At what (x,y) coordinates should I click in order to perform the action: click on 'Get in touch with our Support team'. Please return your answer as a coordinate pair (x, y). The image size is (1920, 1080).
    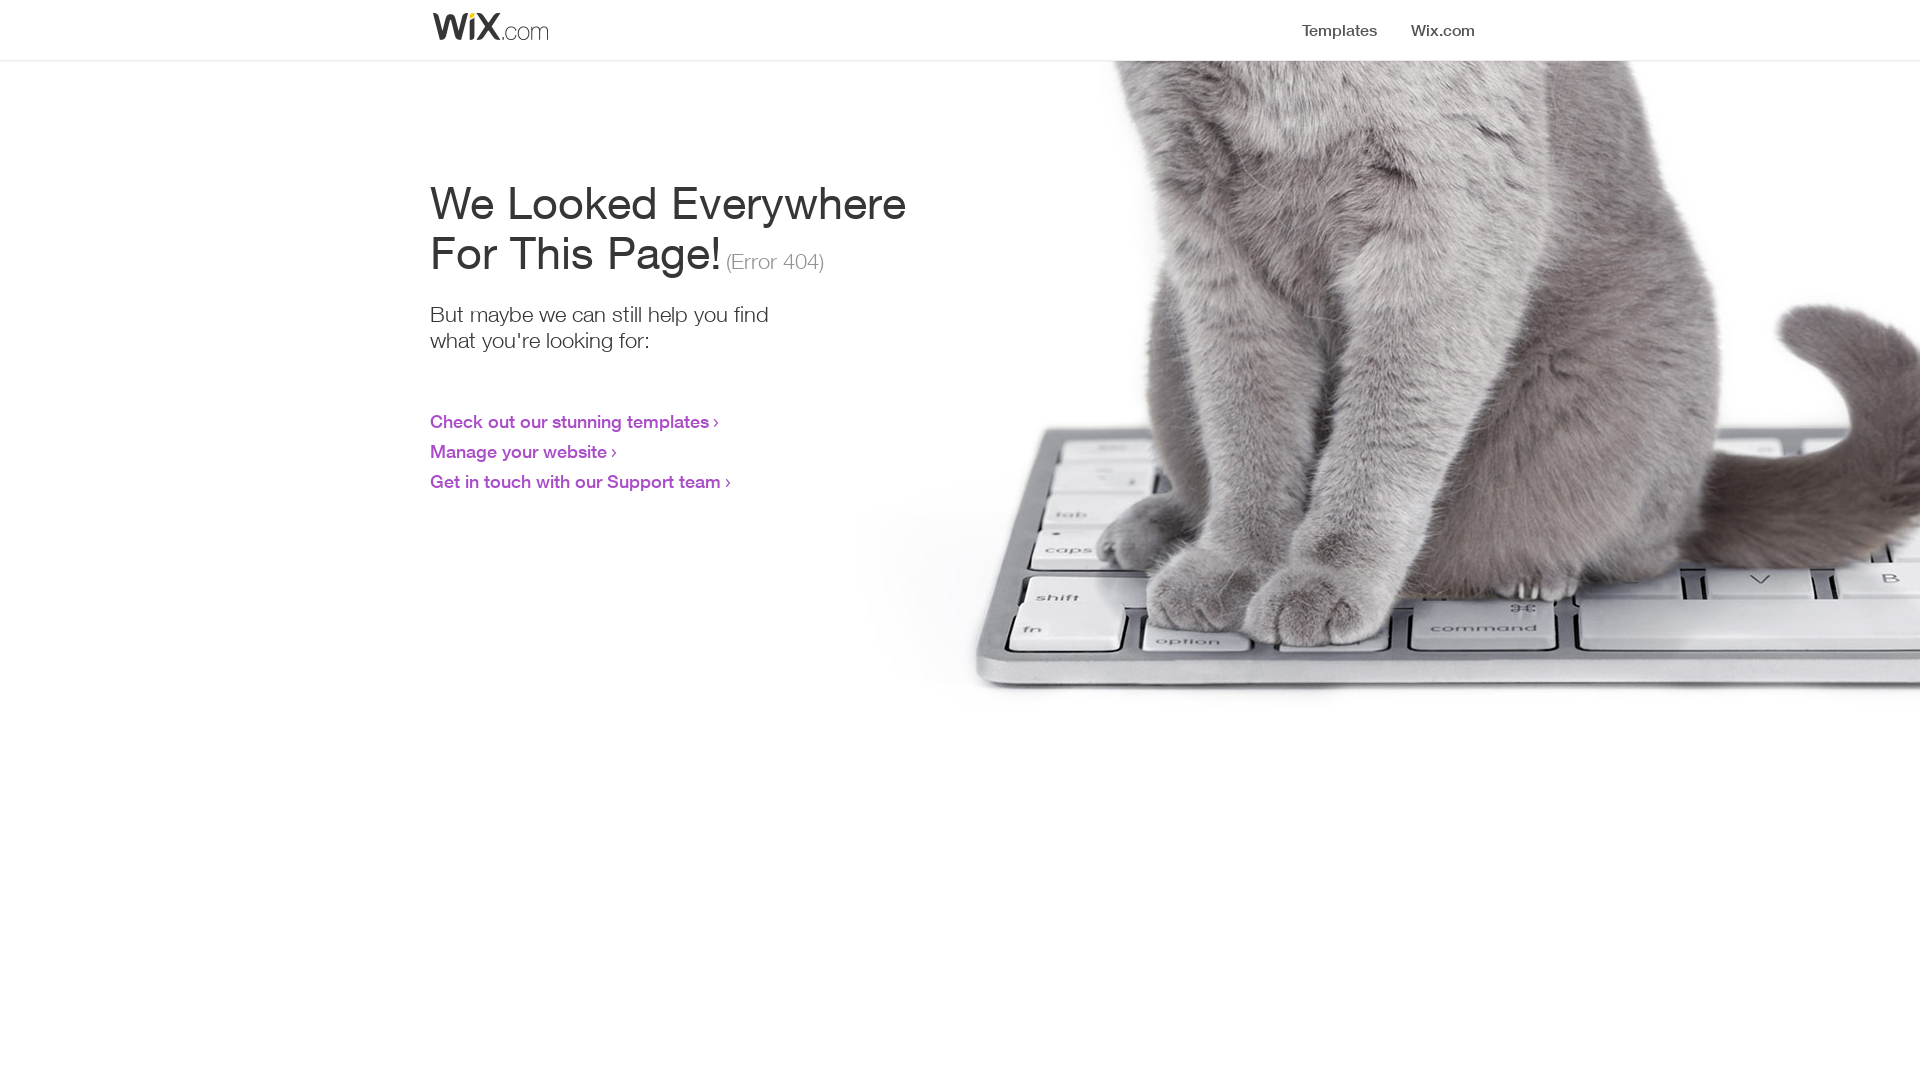
    Looking at the image, I should click on (574, 481).